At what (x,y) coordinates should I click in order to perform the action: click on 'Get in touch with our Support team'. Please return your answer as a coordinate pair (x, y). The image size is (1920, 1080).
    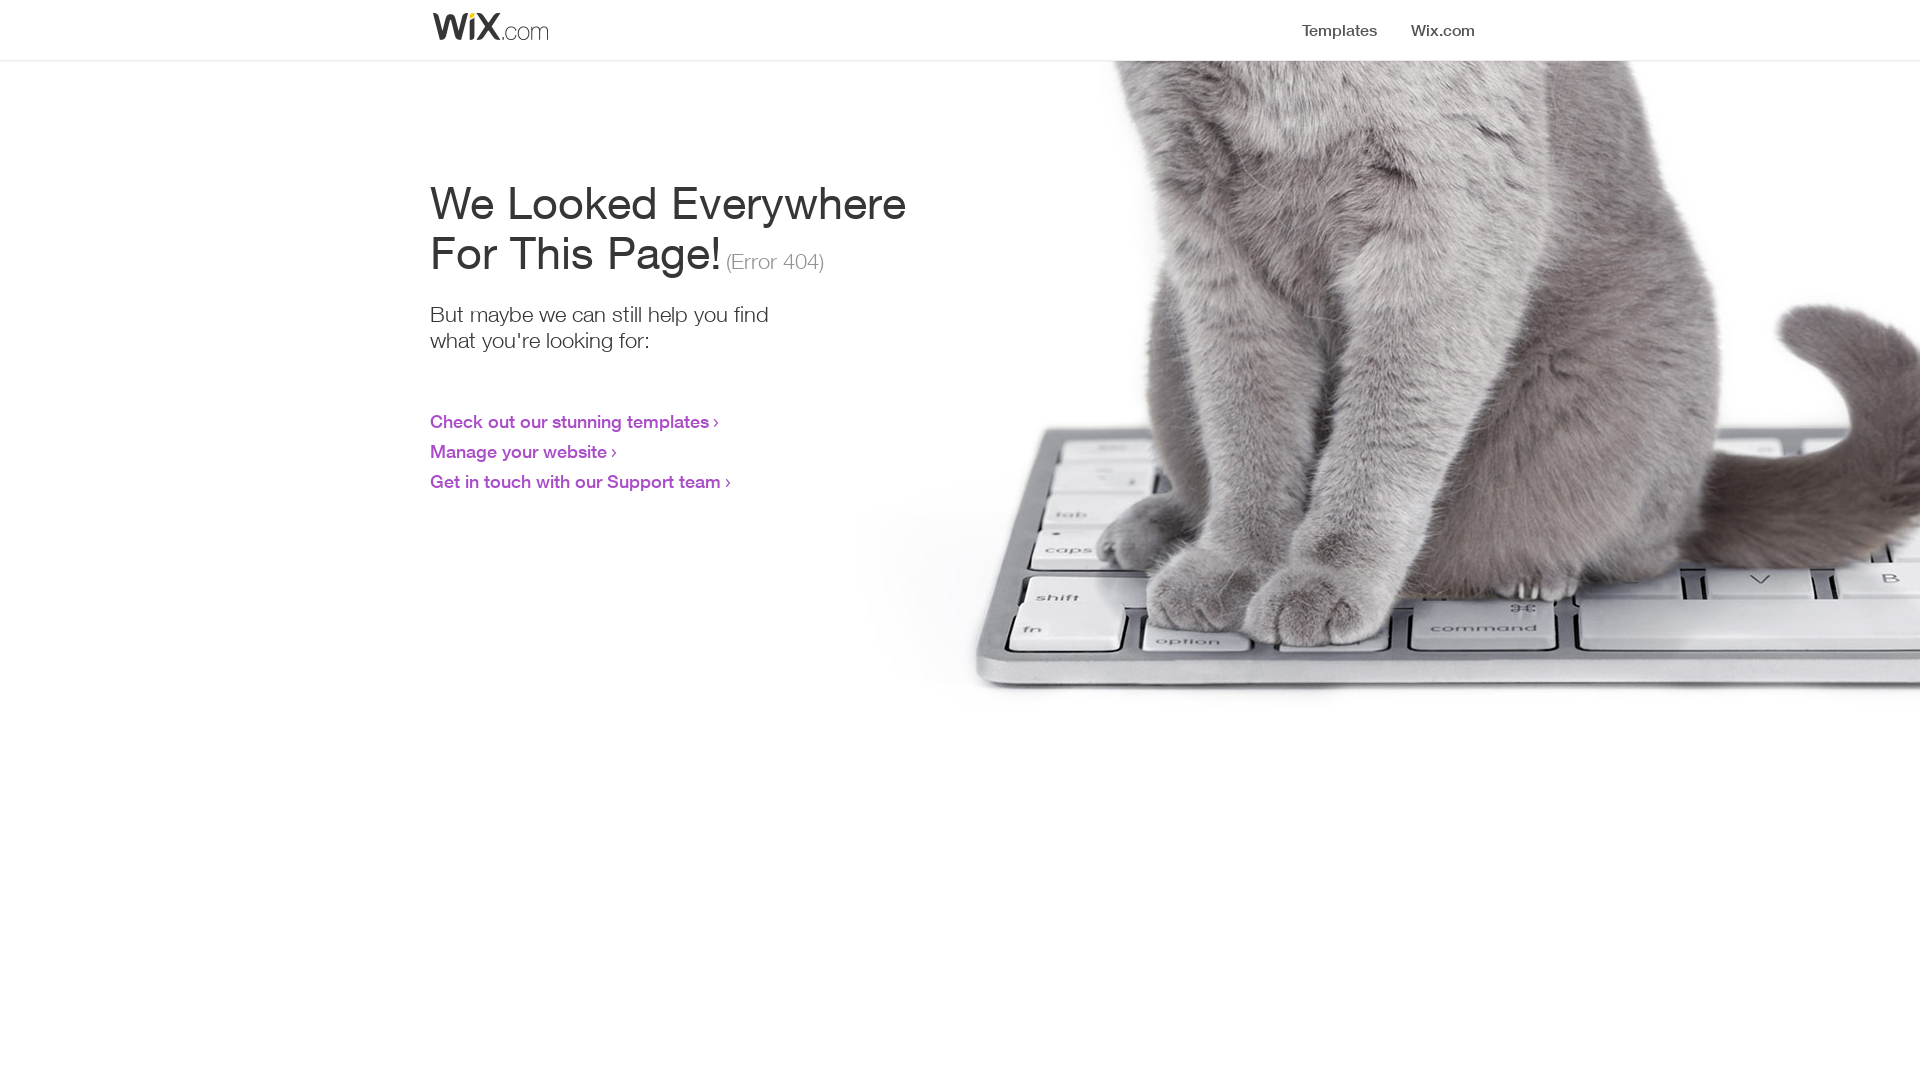
    Looking at the image, I should click on (574, 481).